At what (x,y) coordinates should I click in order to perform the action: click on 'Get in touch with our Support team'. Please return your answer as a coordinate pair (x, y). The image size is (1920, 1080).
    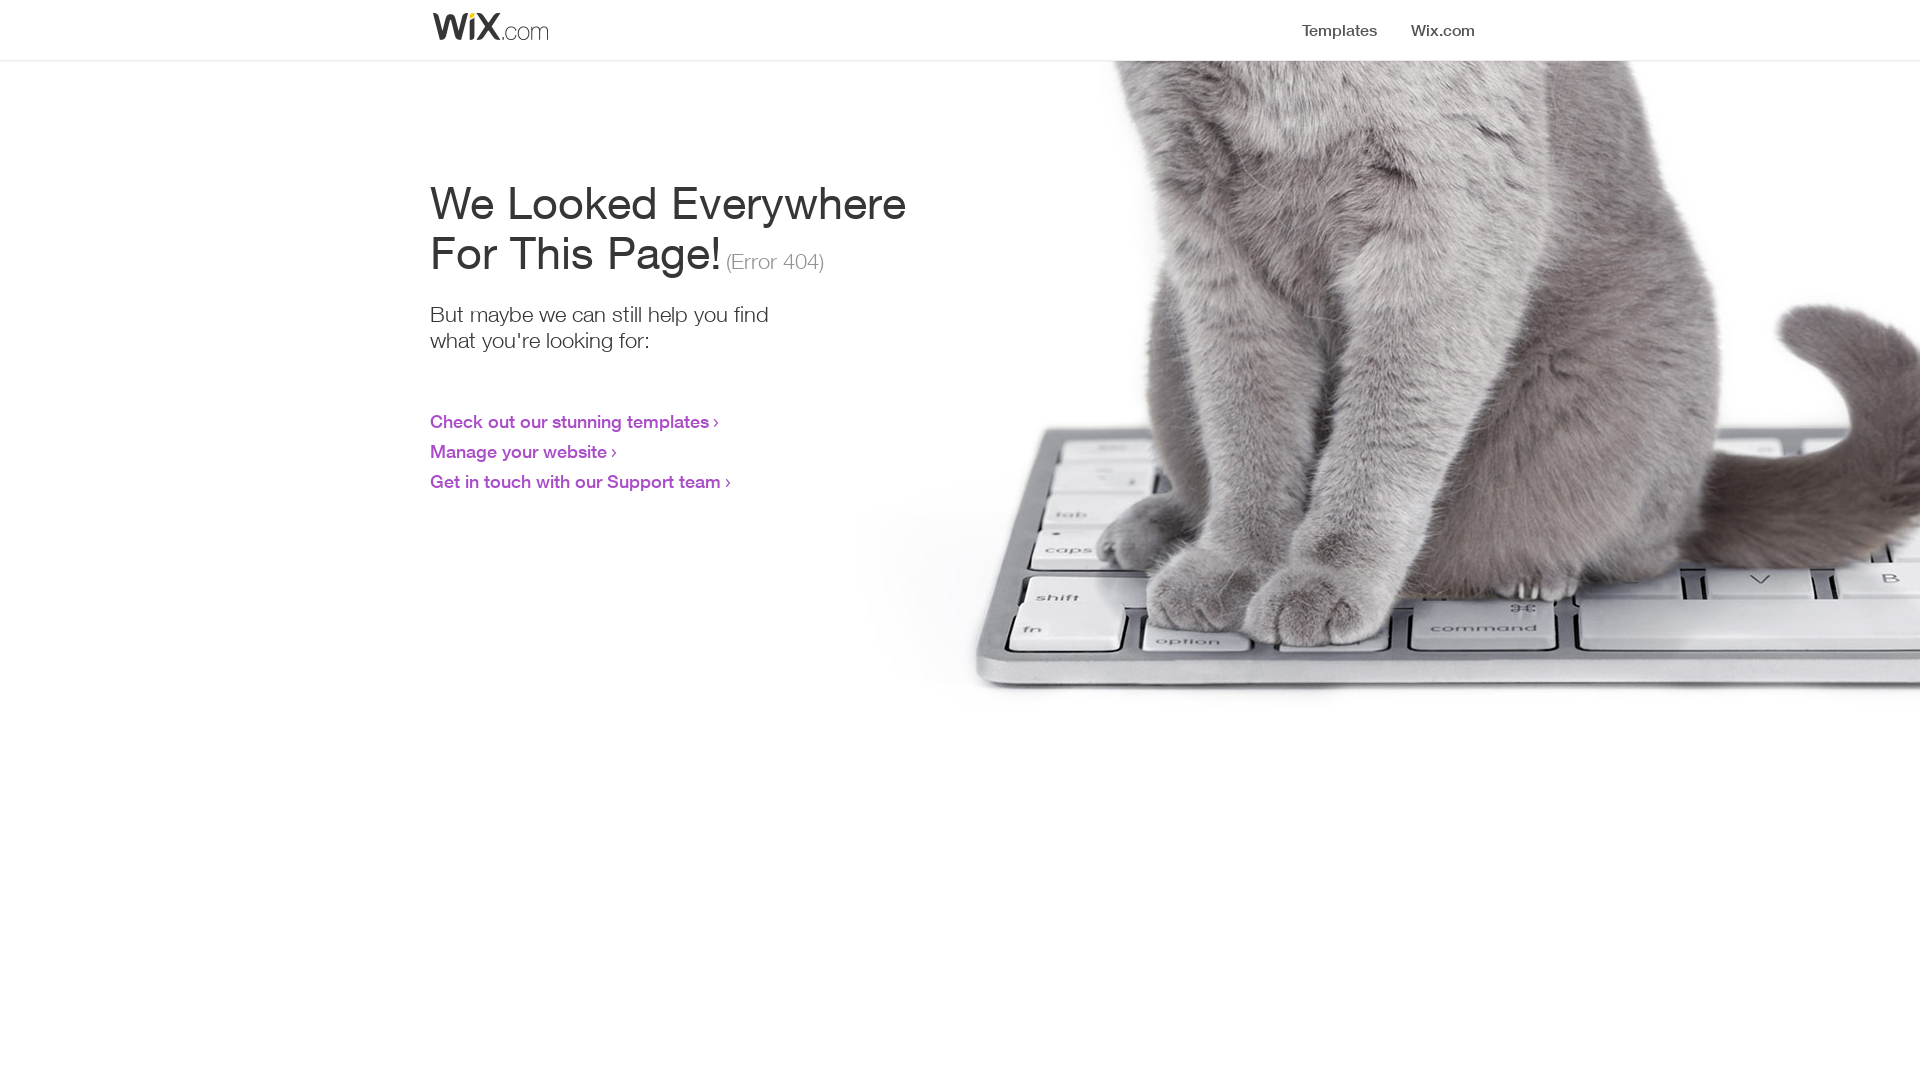
    Looking at the image, I should click on (574, 481).